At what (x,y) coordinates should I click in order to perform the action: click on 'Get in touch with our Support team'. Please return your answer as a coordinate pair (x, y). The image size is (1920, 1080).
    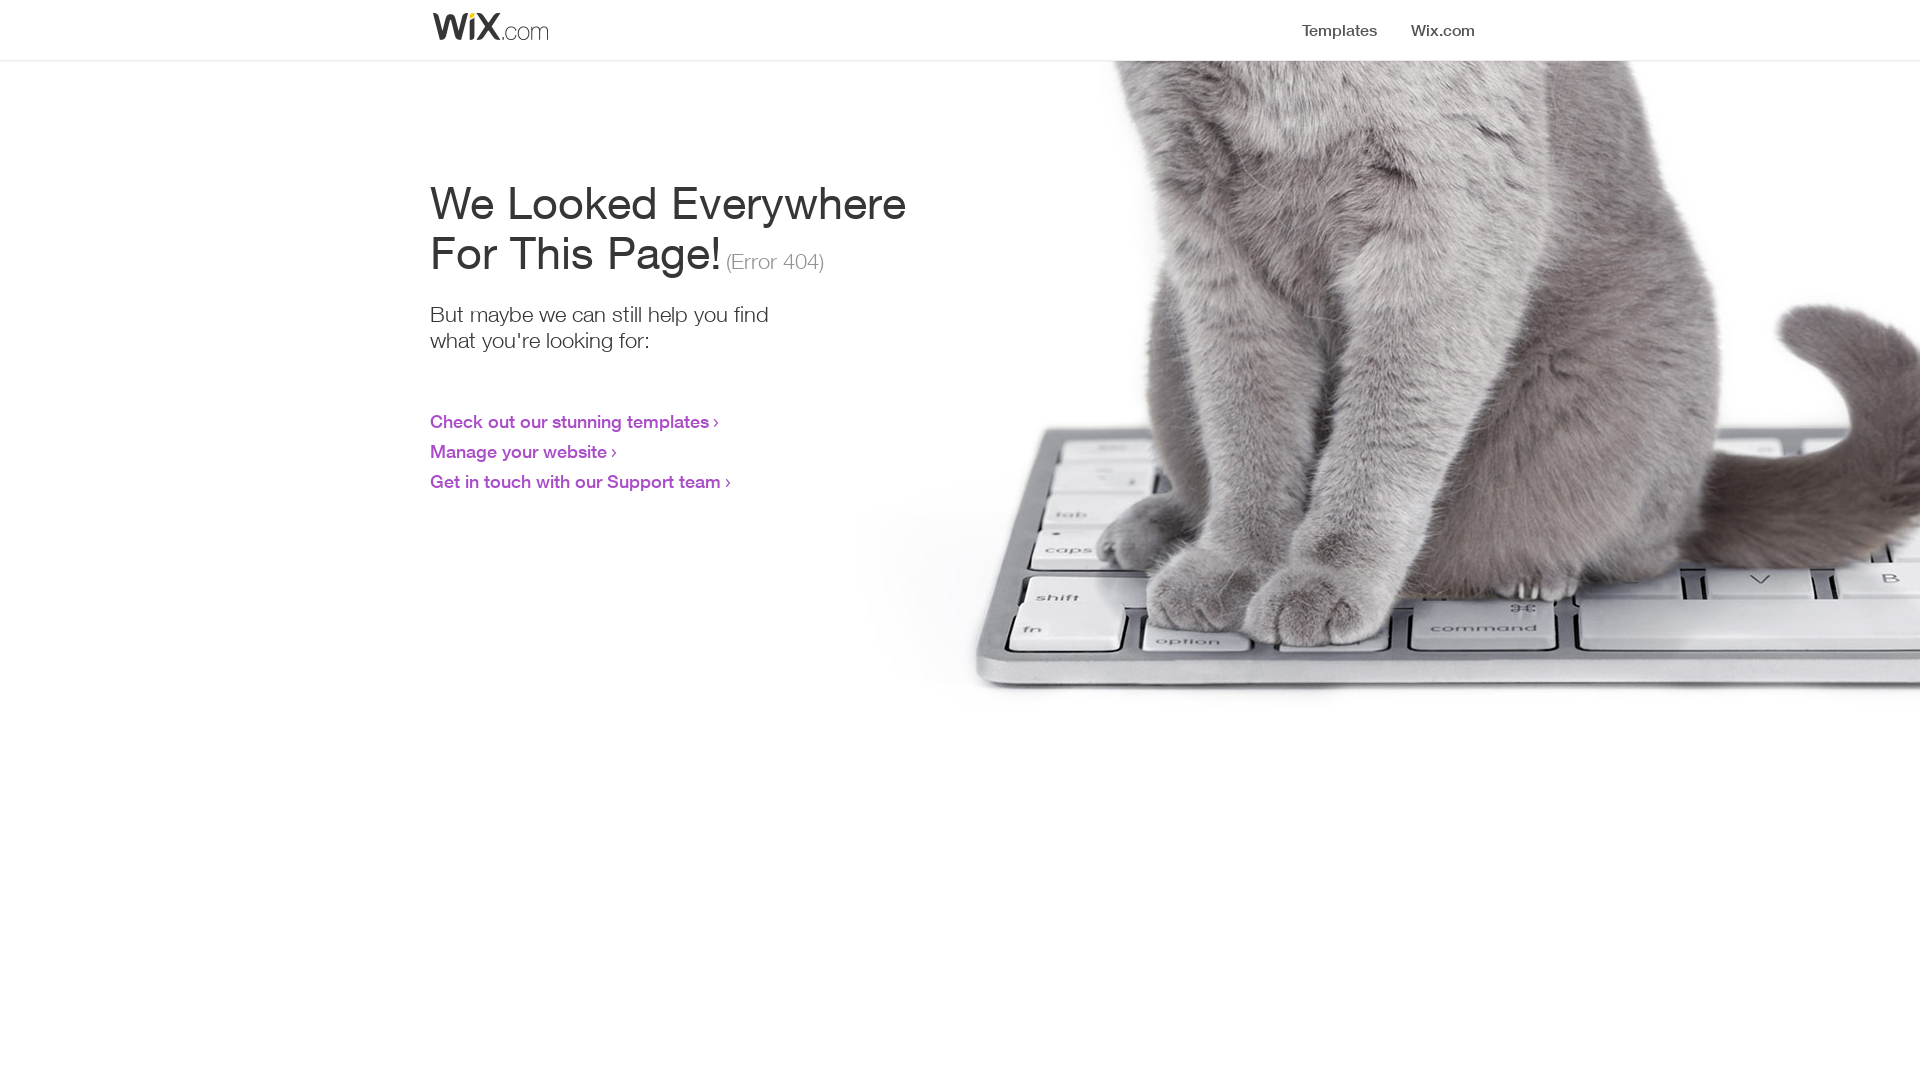
    Looking at the image, I should click on (574, 481).